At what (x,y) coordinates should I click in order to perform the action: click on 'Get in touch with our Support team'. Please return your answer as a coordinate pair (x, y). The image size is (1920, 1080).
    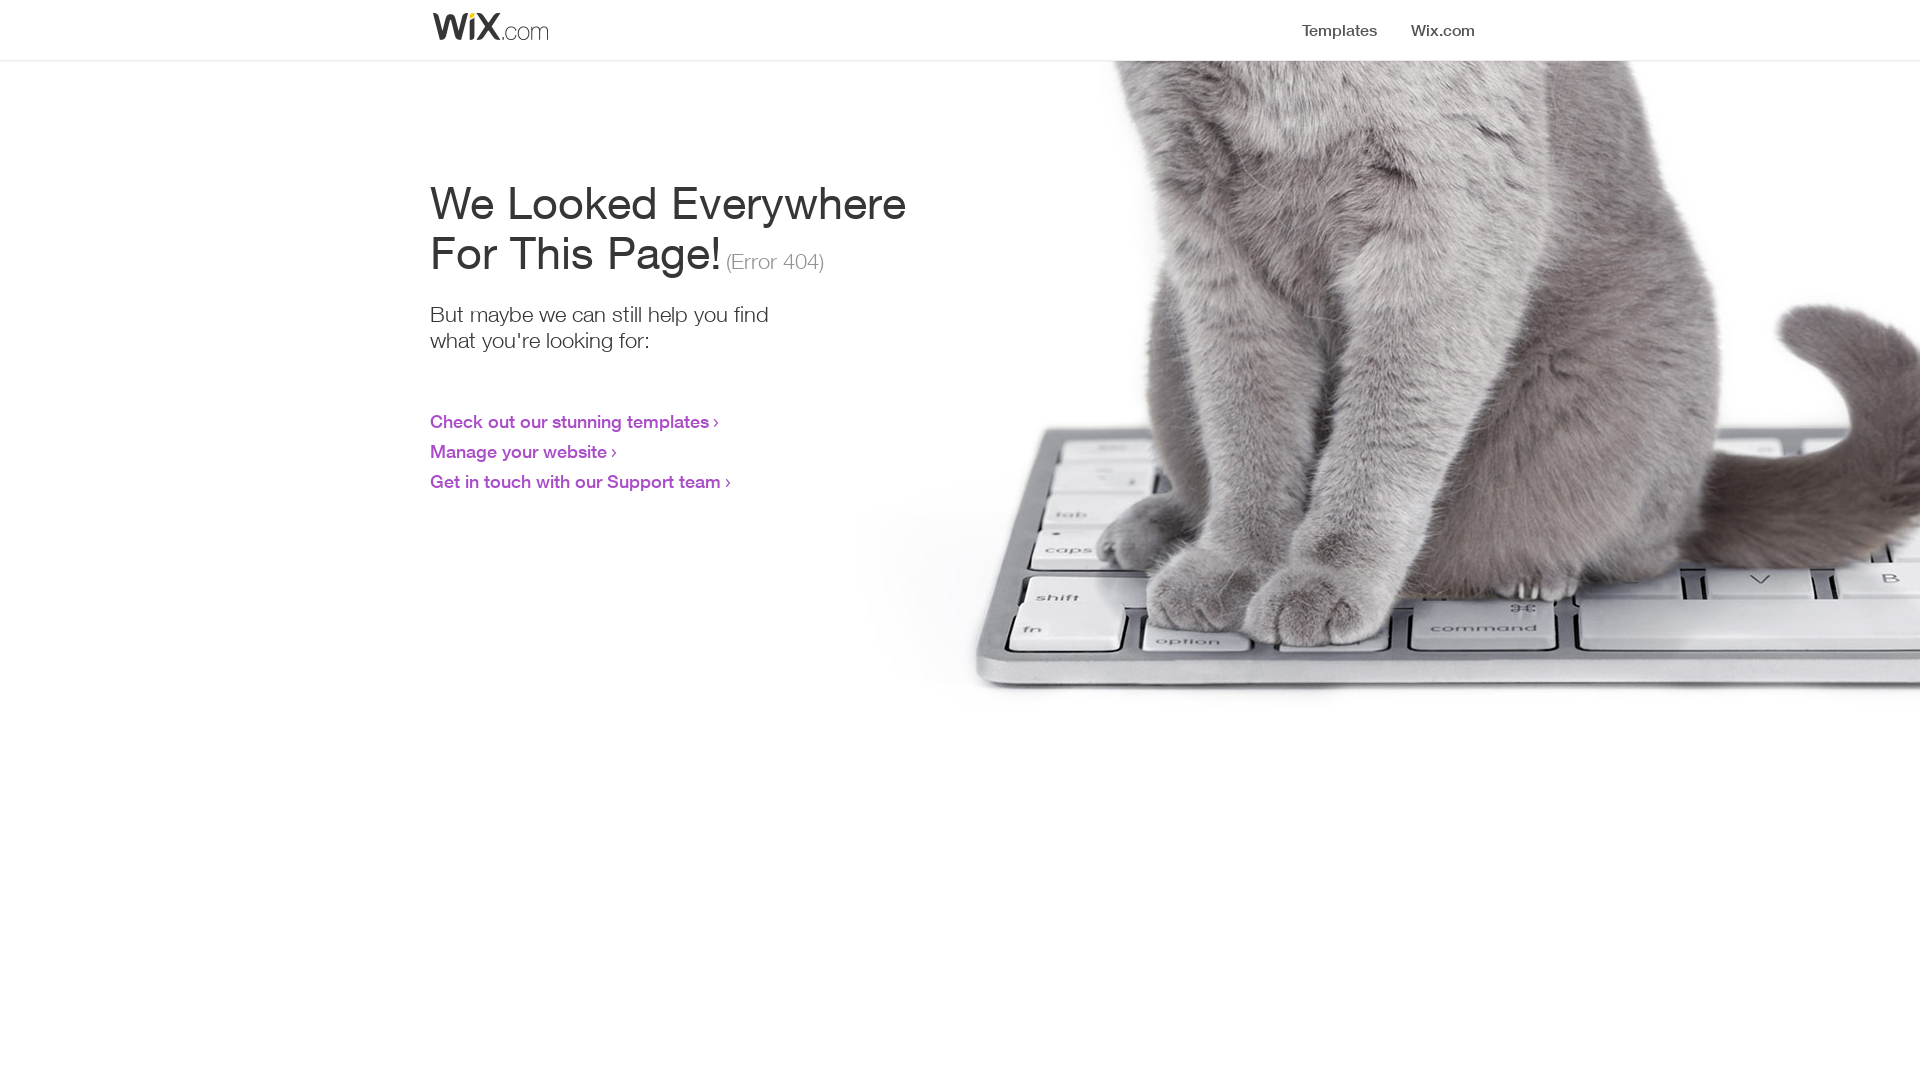
    Looking at the image, I should click on (574, 481).